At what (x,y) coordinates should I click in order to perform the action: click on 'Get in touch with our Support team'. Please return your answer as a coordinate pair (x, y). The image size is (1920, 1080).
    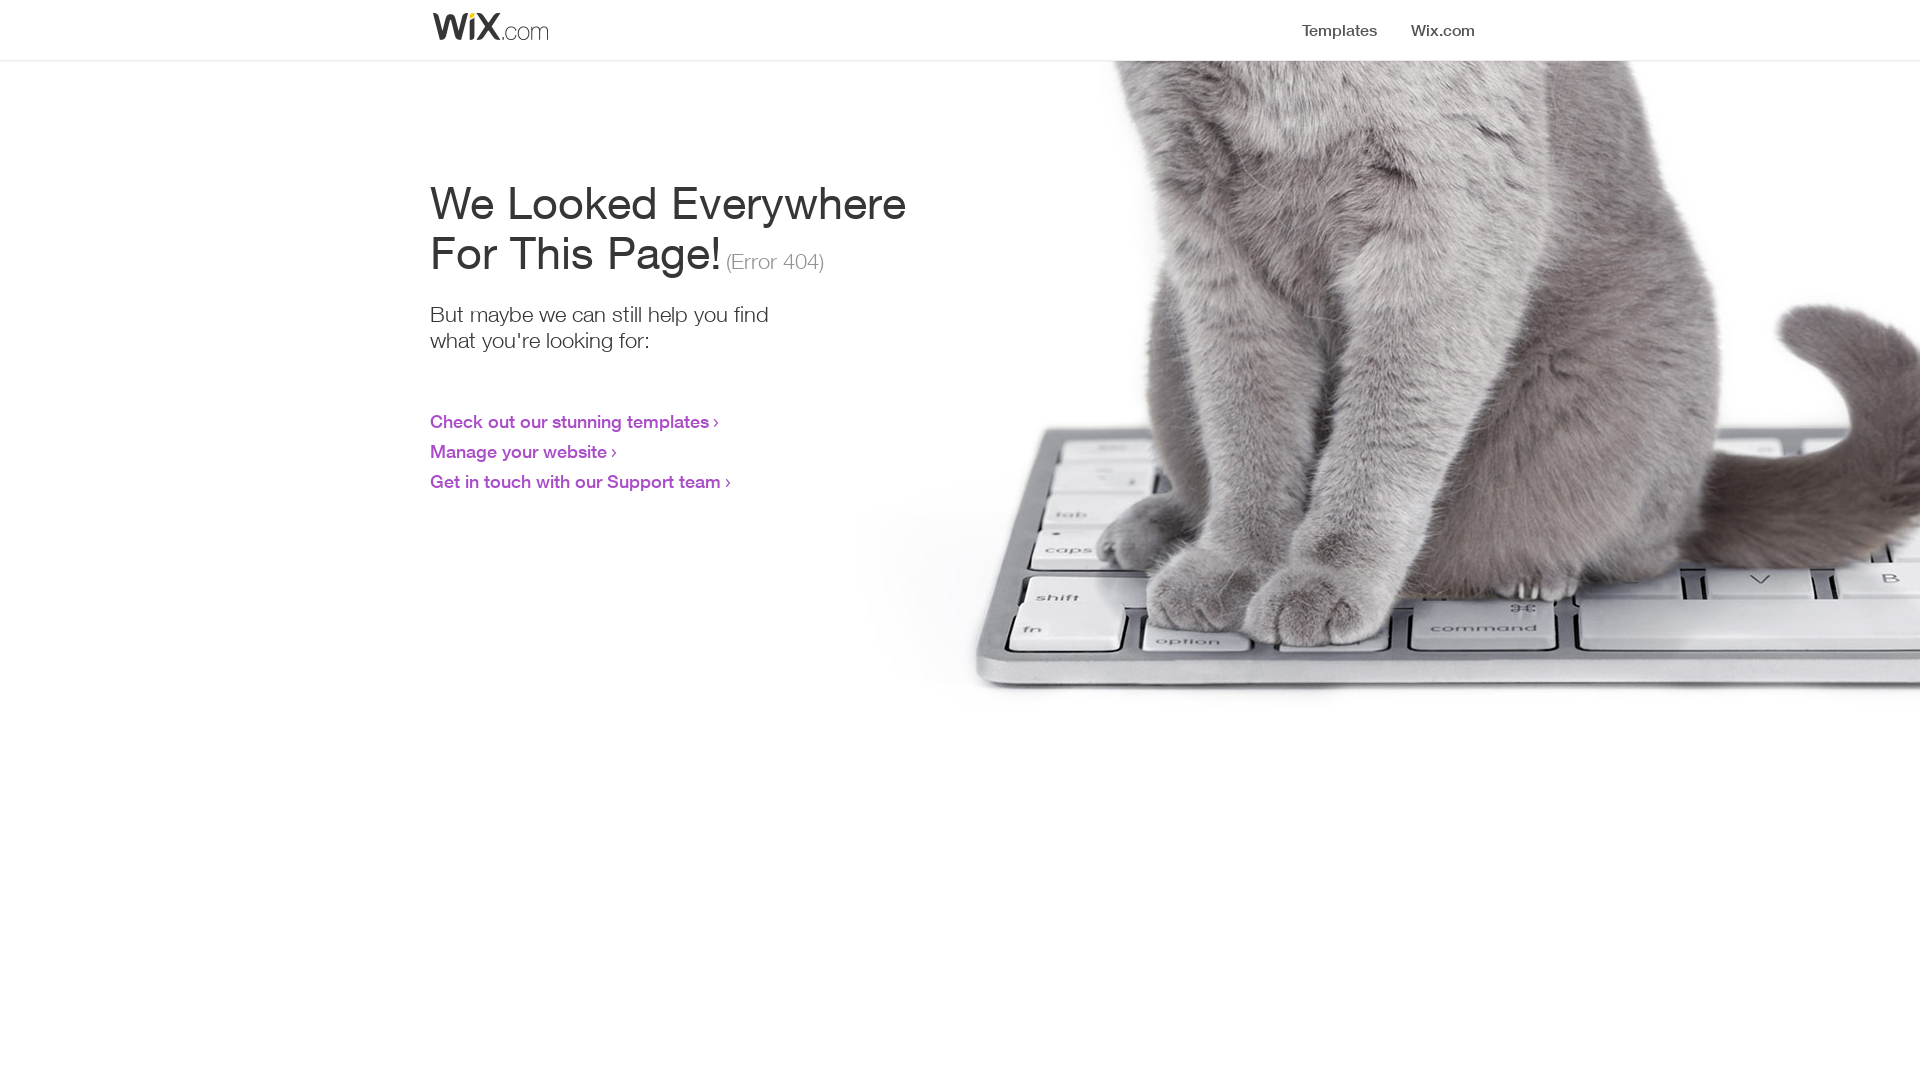
    Looking at the image, I should click on (574, 481).